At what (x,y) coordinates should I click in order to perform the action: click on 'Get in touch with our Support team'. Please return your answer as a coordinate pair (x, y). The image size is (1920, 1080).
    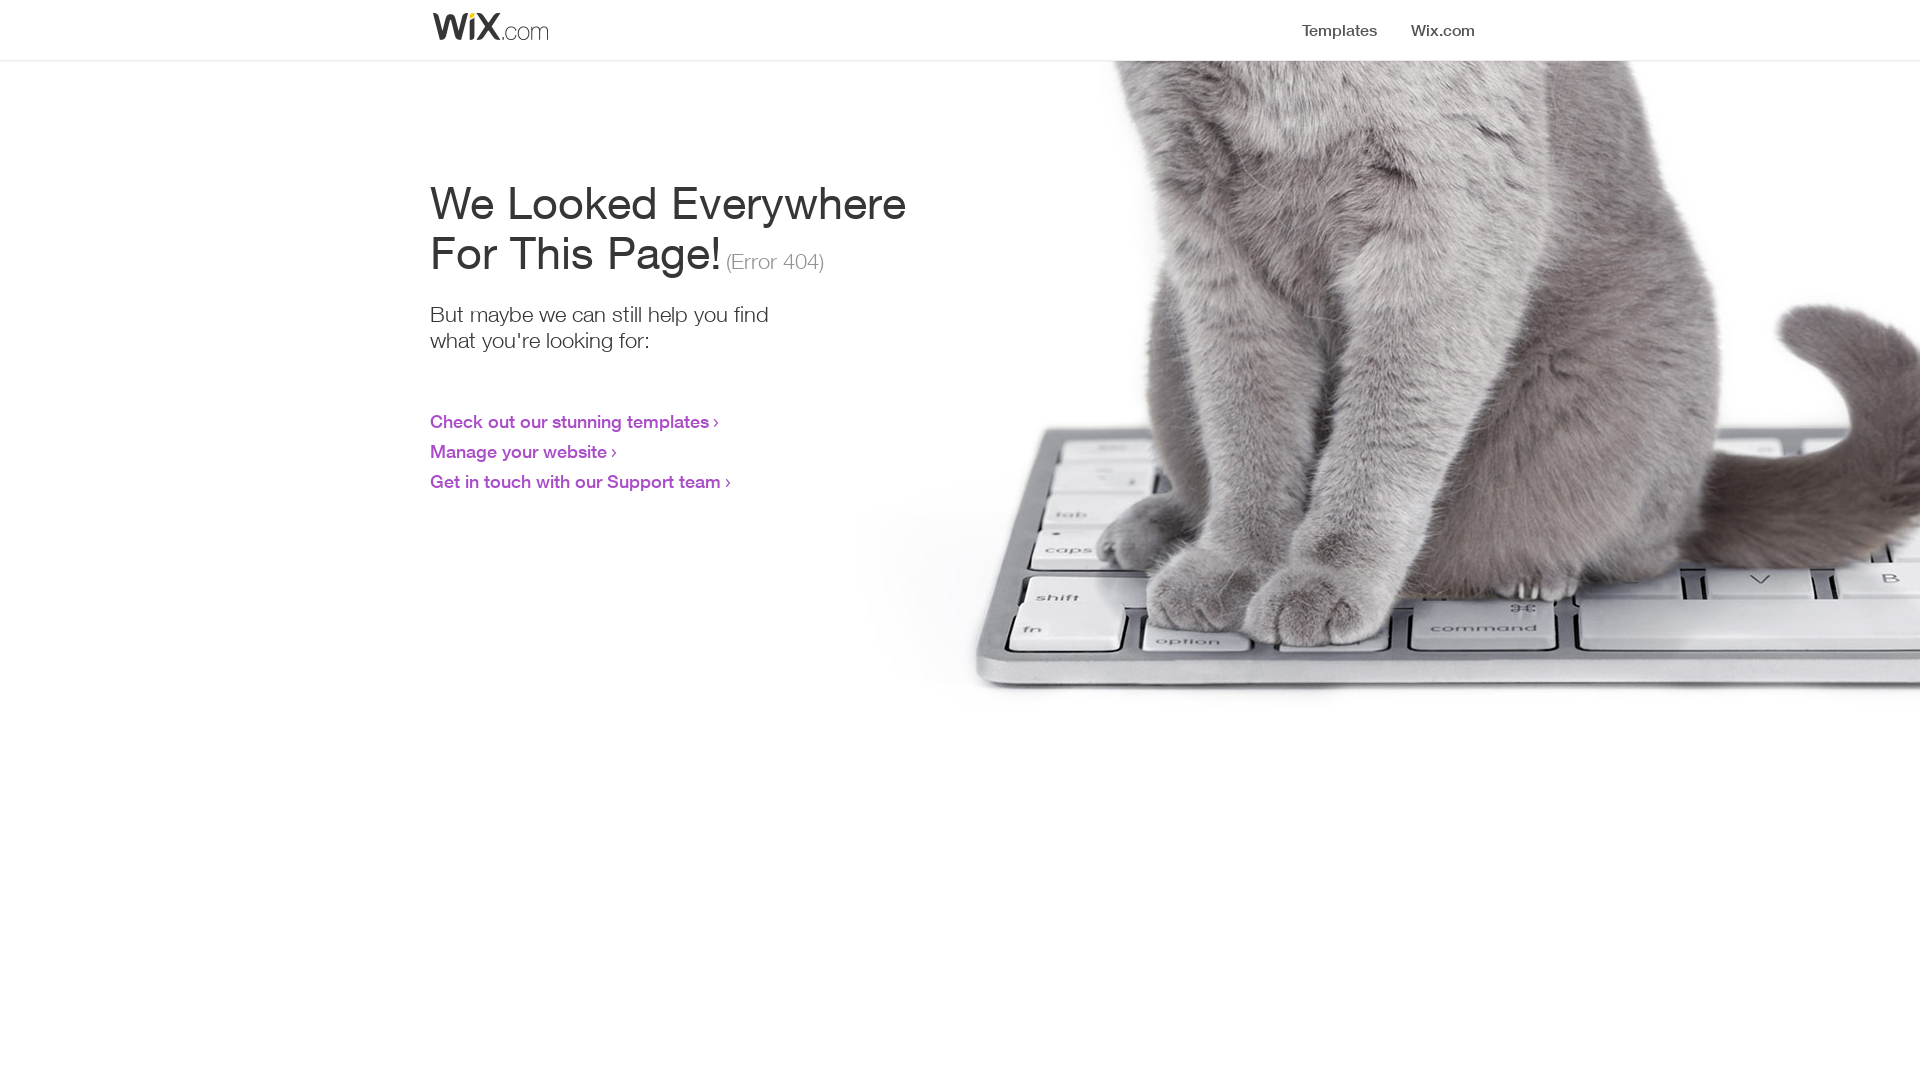
    Looking at the image, I should click on (574, 481).